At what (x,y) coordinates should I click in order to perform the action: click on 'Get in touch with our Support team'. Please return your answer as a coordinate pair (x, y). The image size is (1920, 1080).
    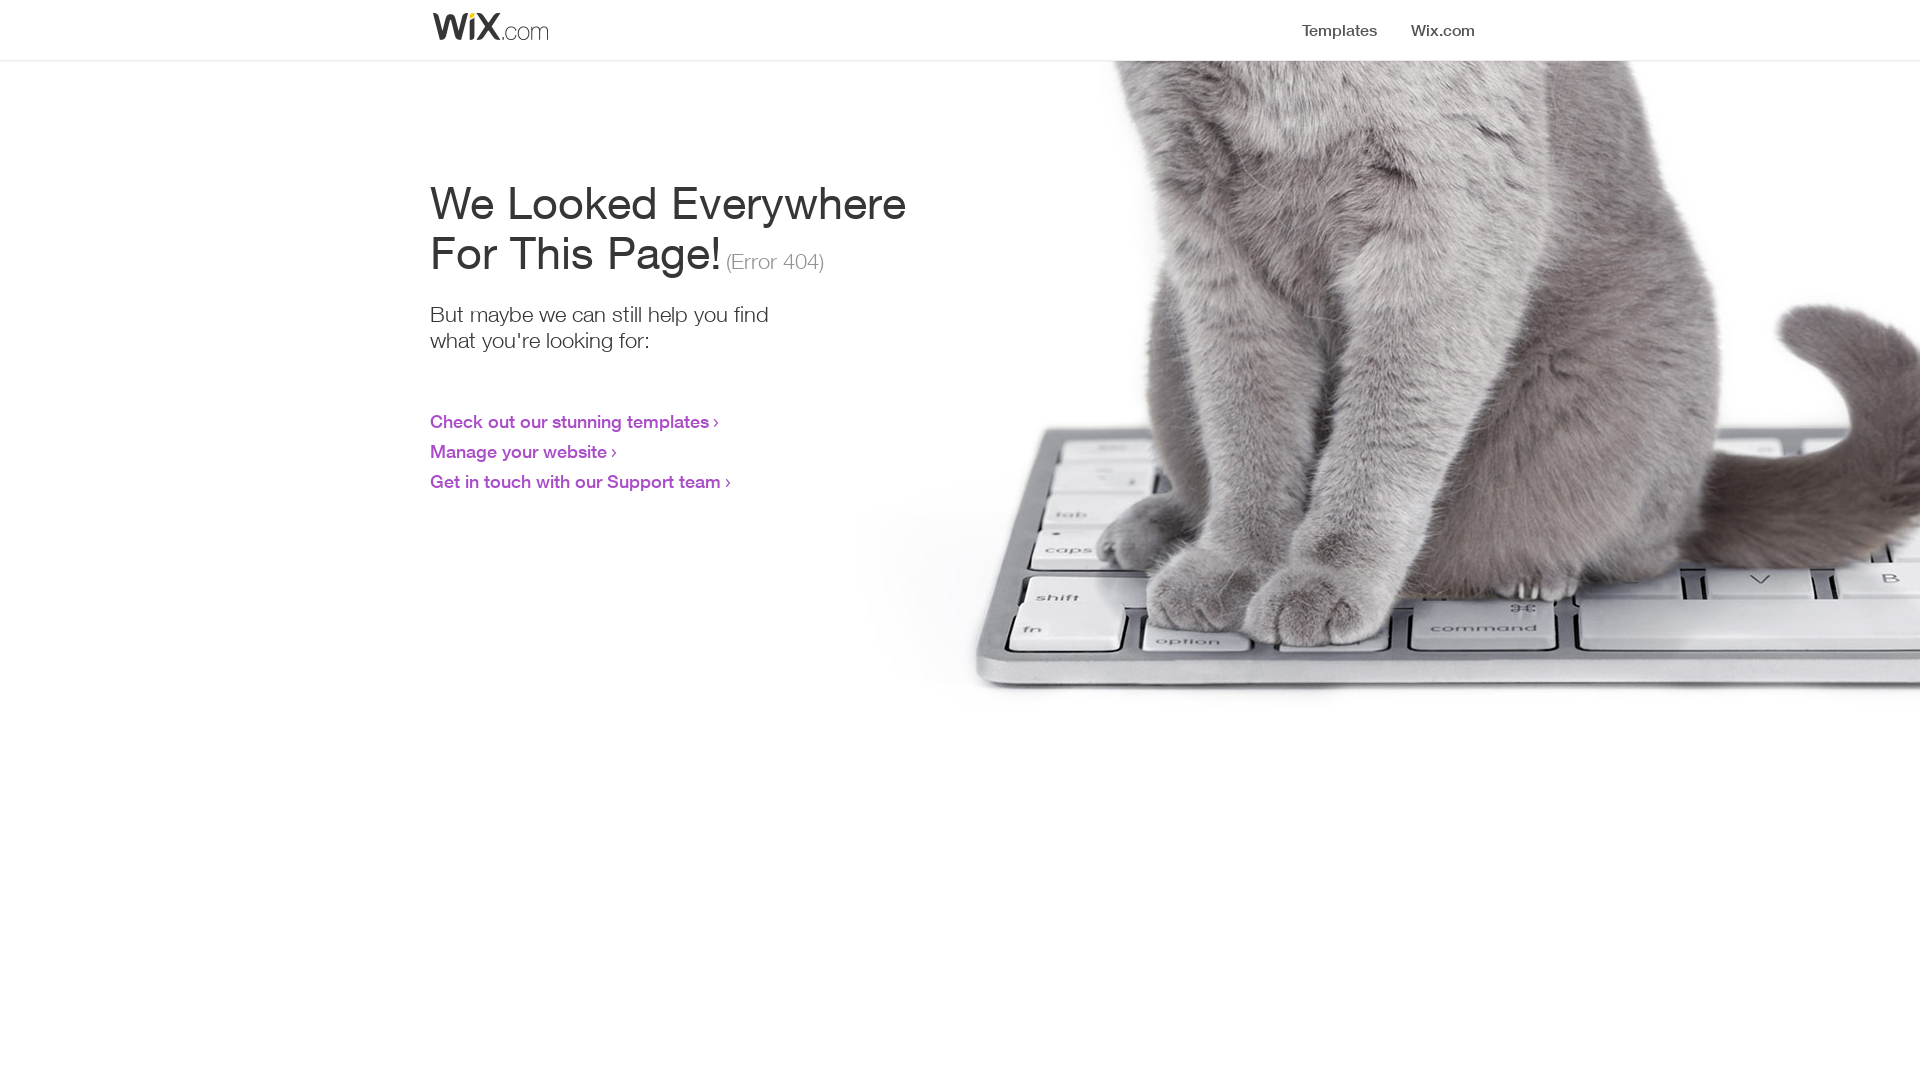
    Looking at the image, I should click on (574, 481).